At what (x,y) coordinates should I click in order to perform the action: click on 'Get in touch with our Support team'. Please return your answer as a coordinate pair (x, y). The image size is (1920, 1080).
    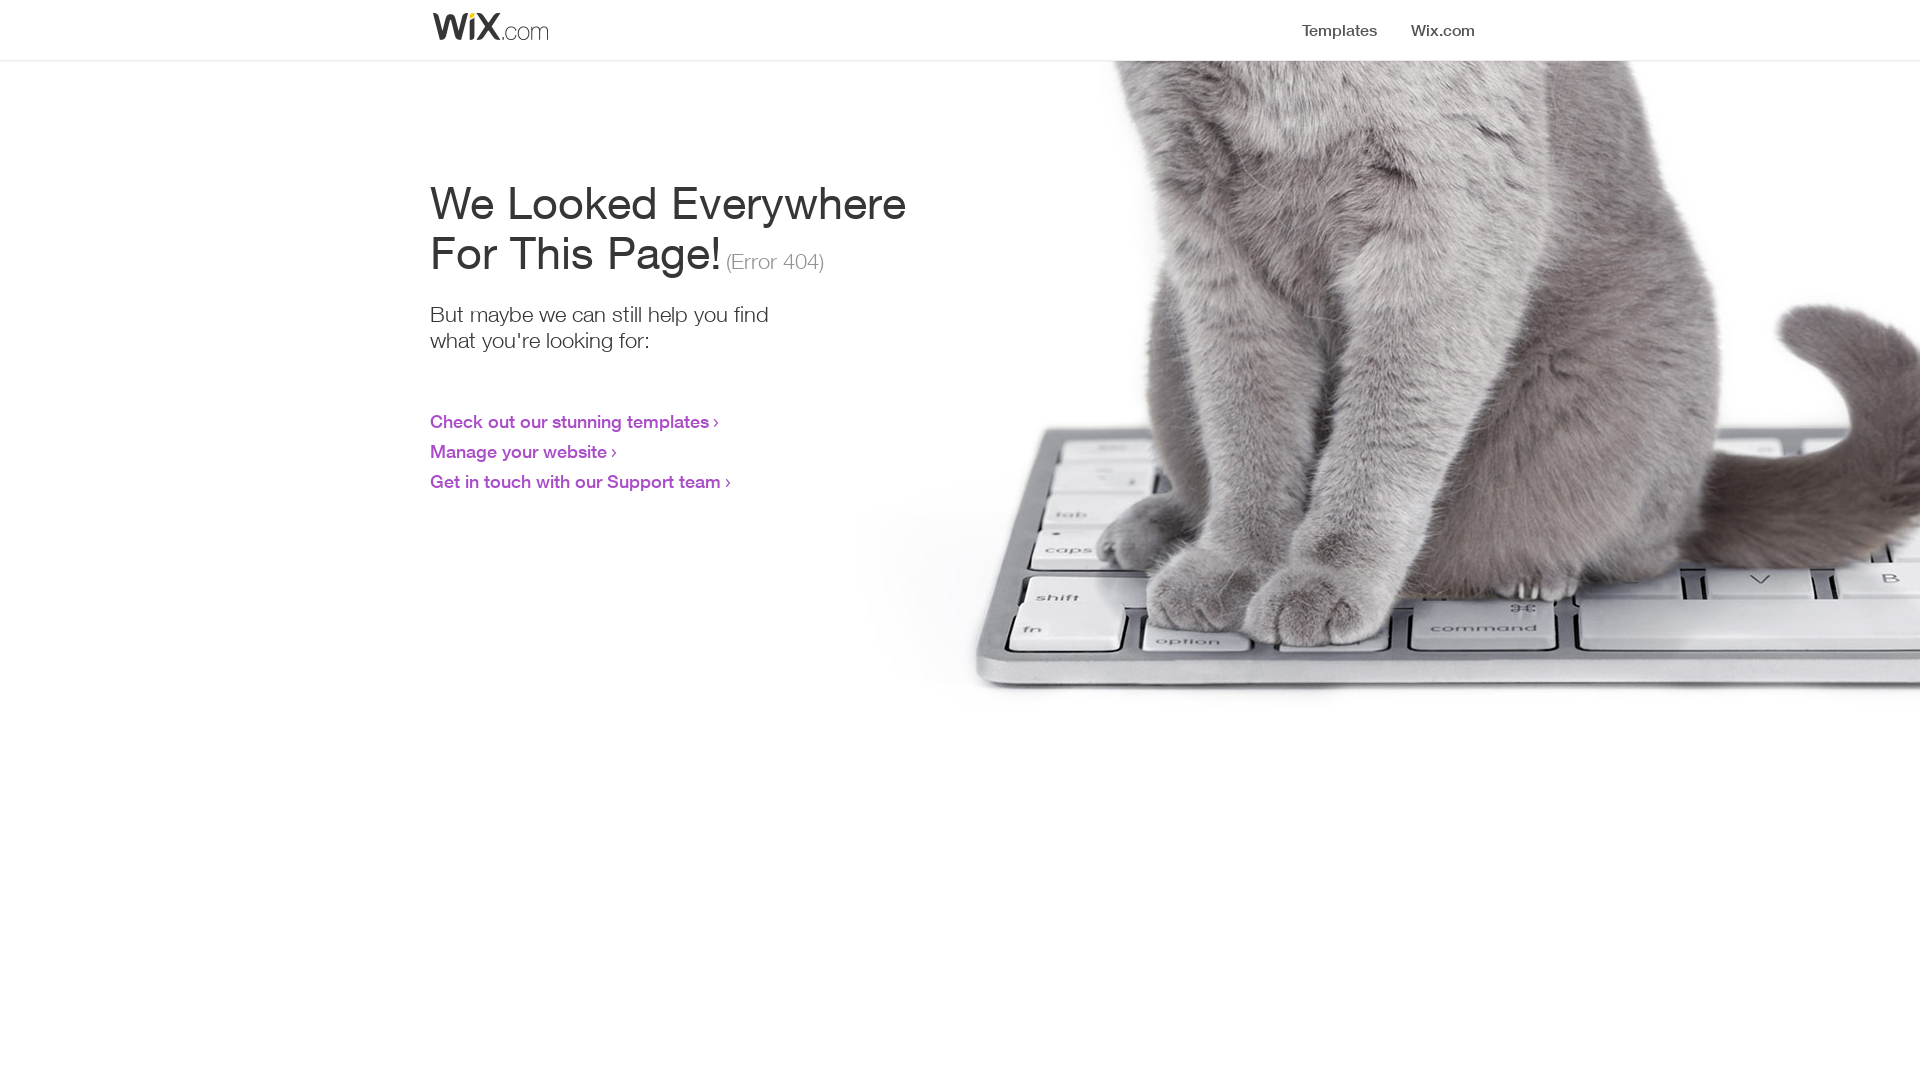
    Looking at the image, I should click on (574, 481).